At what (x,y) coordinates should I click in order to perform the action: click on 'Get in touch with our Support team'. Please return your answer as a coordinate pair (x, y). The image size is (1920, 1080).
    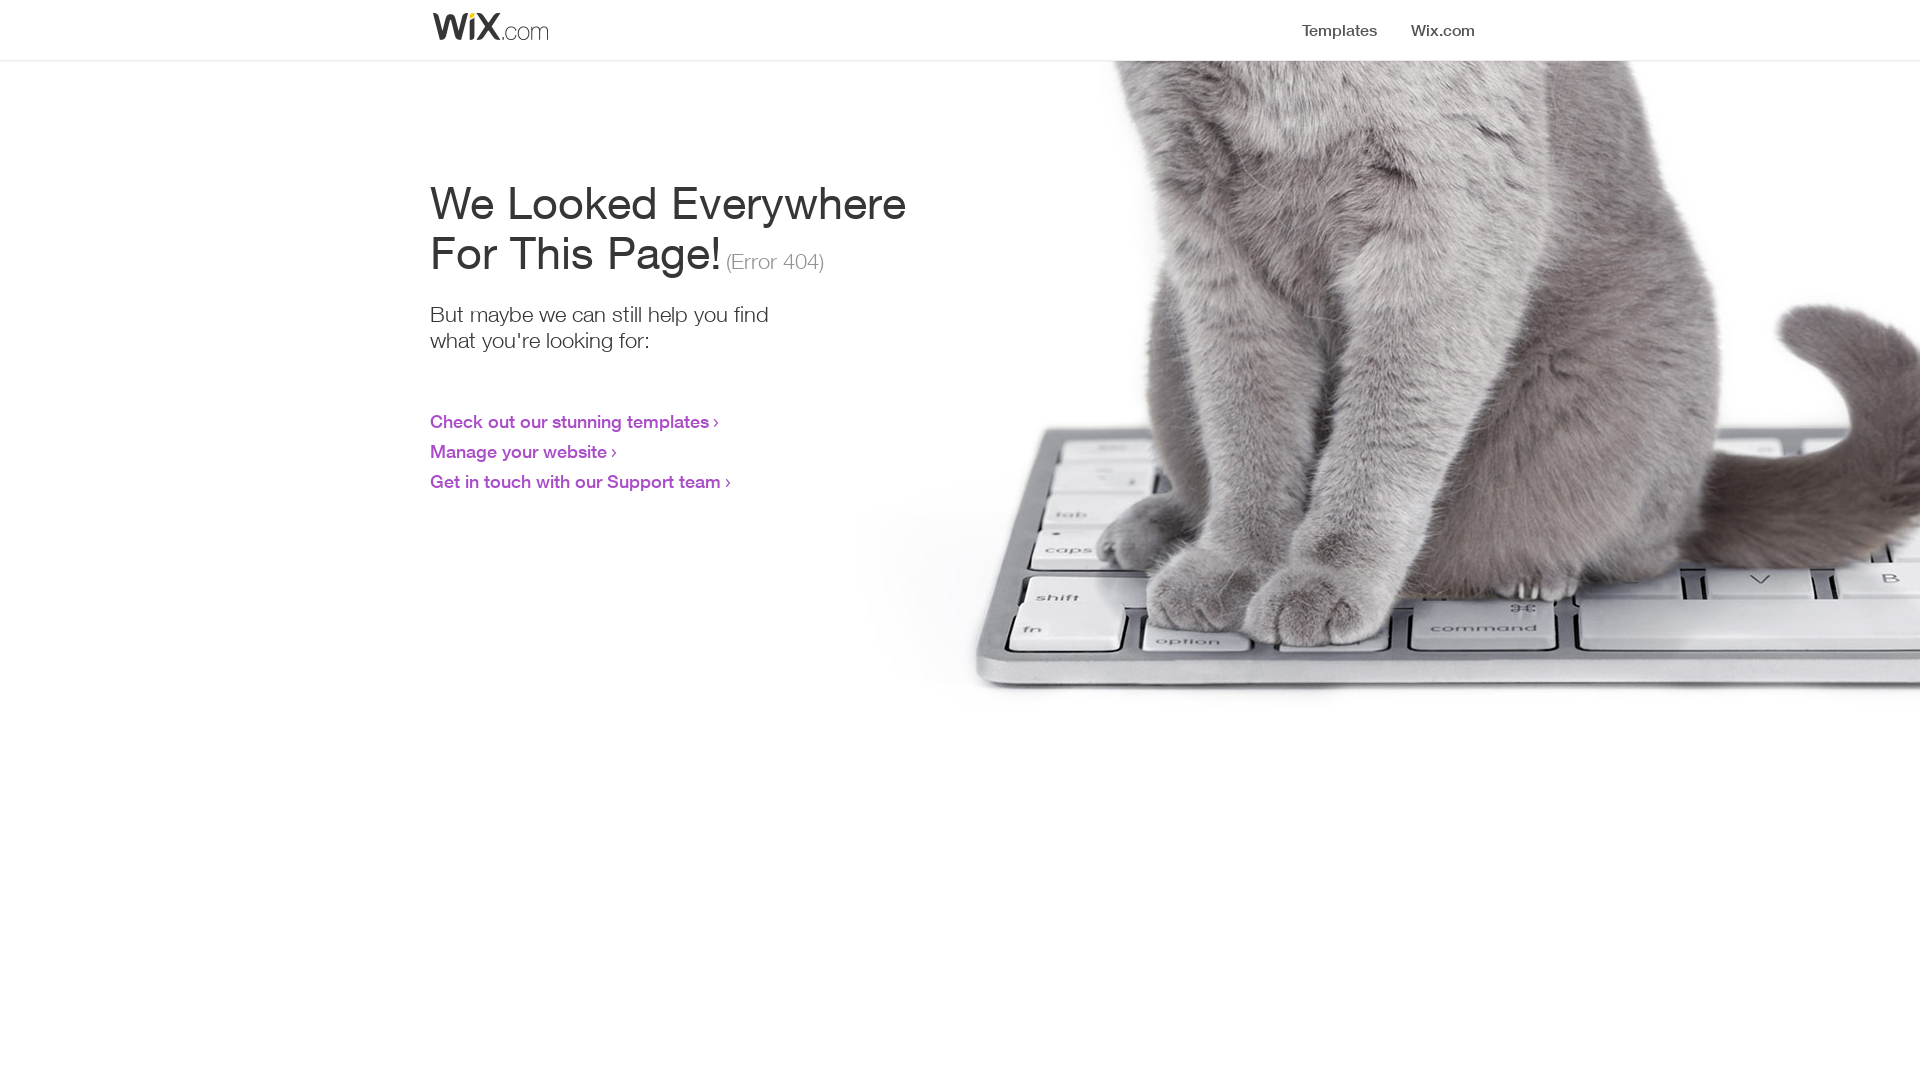
    Looking at the image, I should click on (574, 481).